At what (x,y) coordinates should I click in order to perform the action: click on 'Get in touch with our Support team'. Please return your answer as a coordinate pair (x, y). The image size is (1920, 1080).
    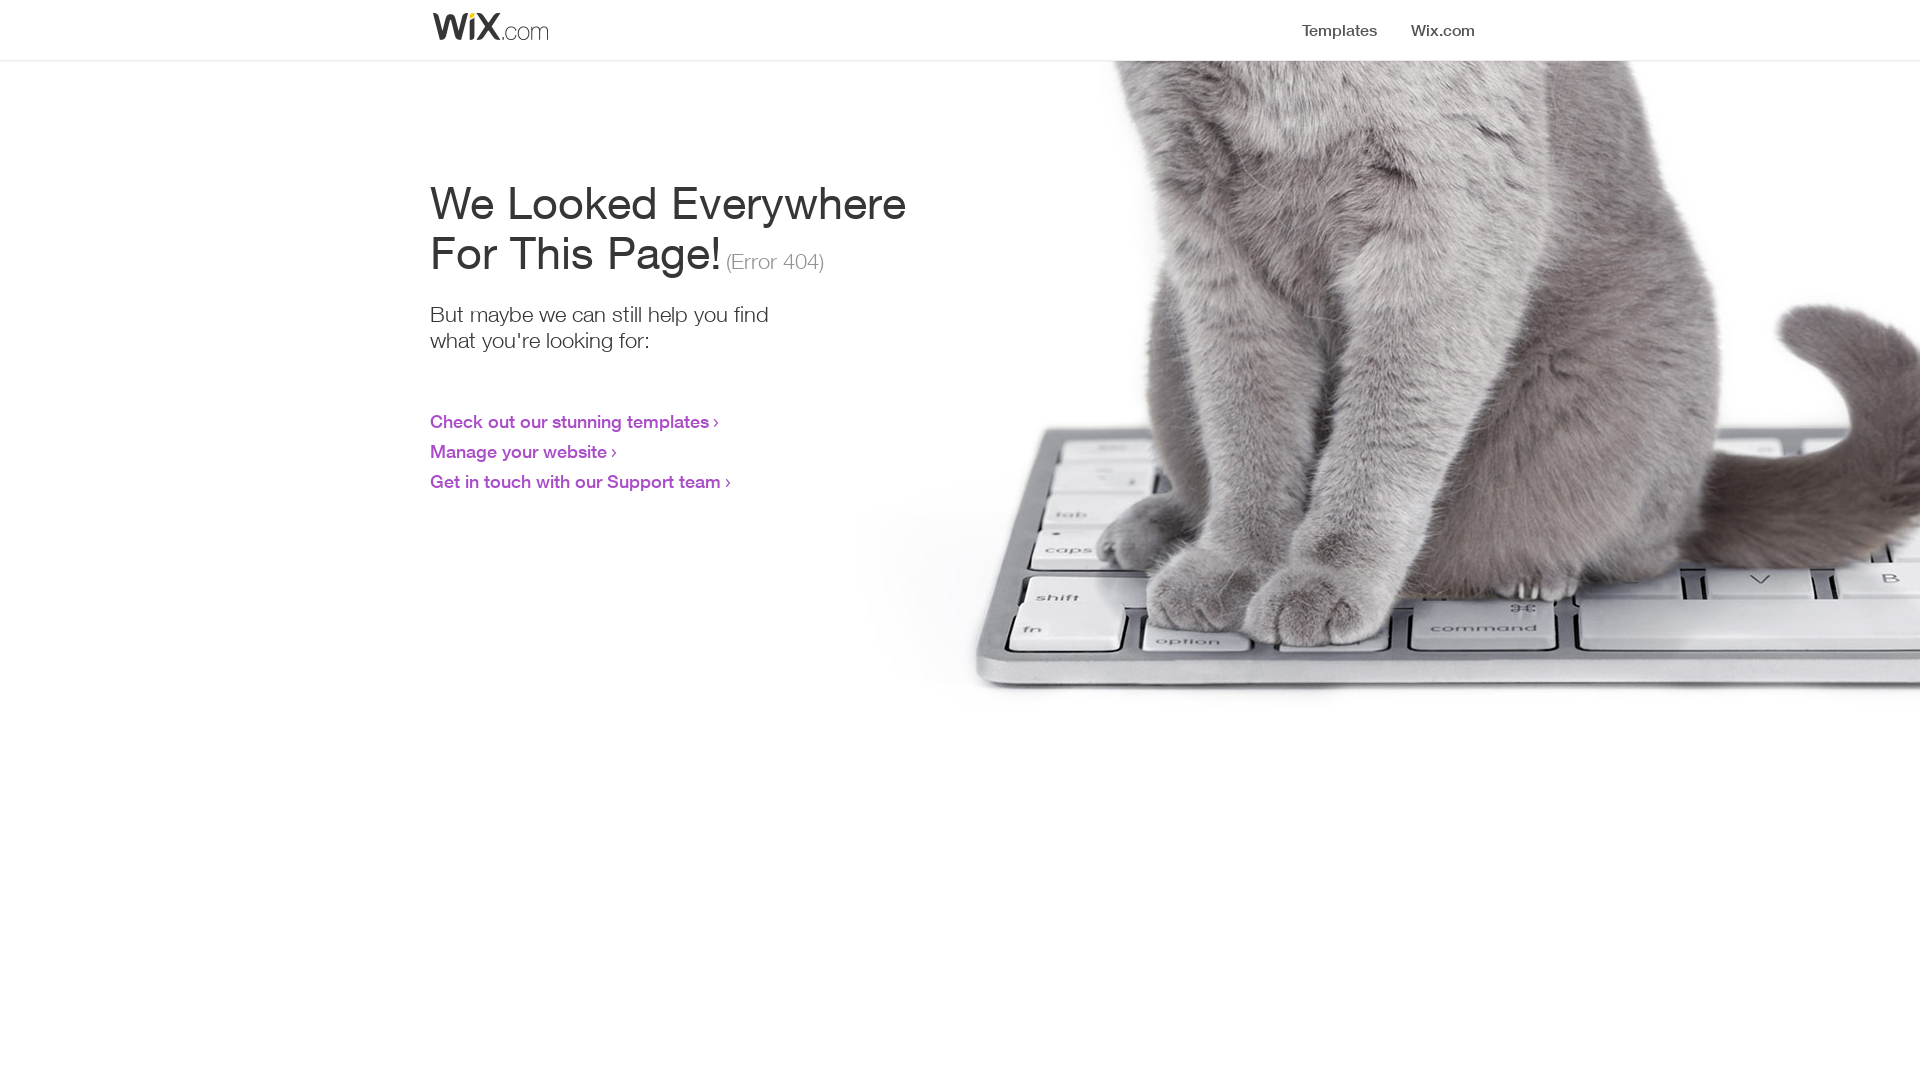
    Looking at the image, I should click on (574, 481).